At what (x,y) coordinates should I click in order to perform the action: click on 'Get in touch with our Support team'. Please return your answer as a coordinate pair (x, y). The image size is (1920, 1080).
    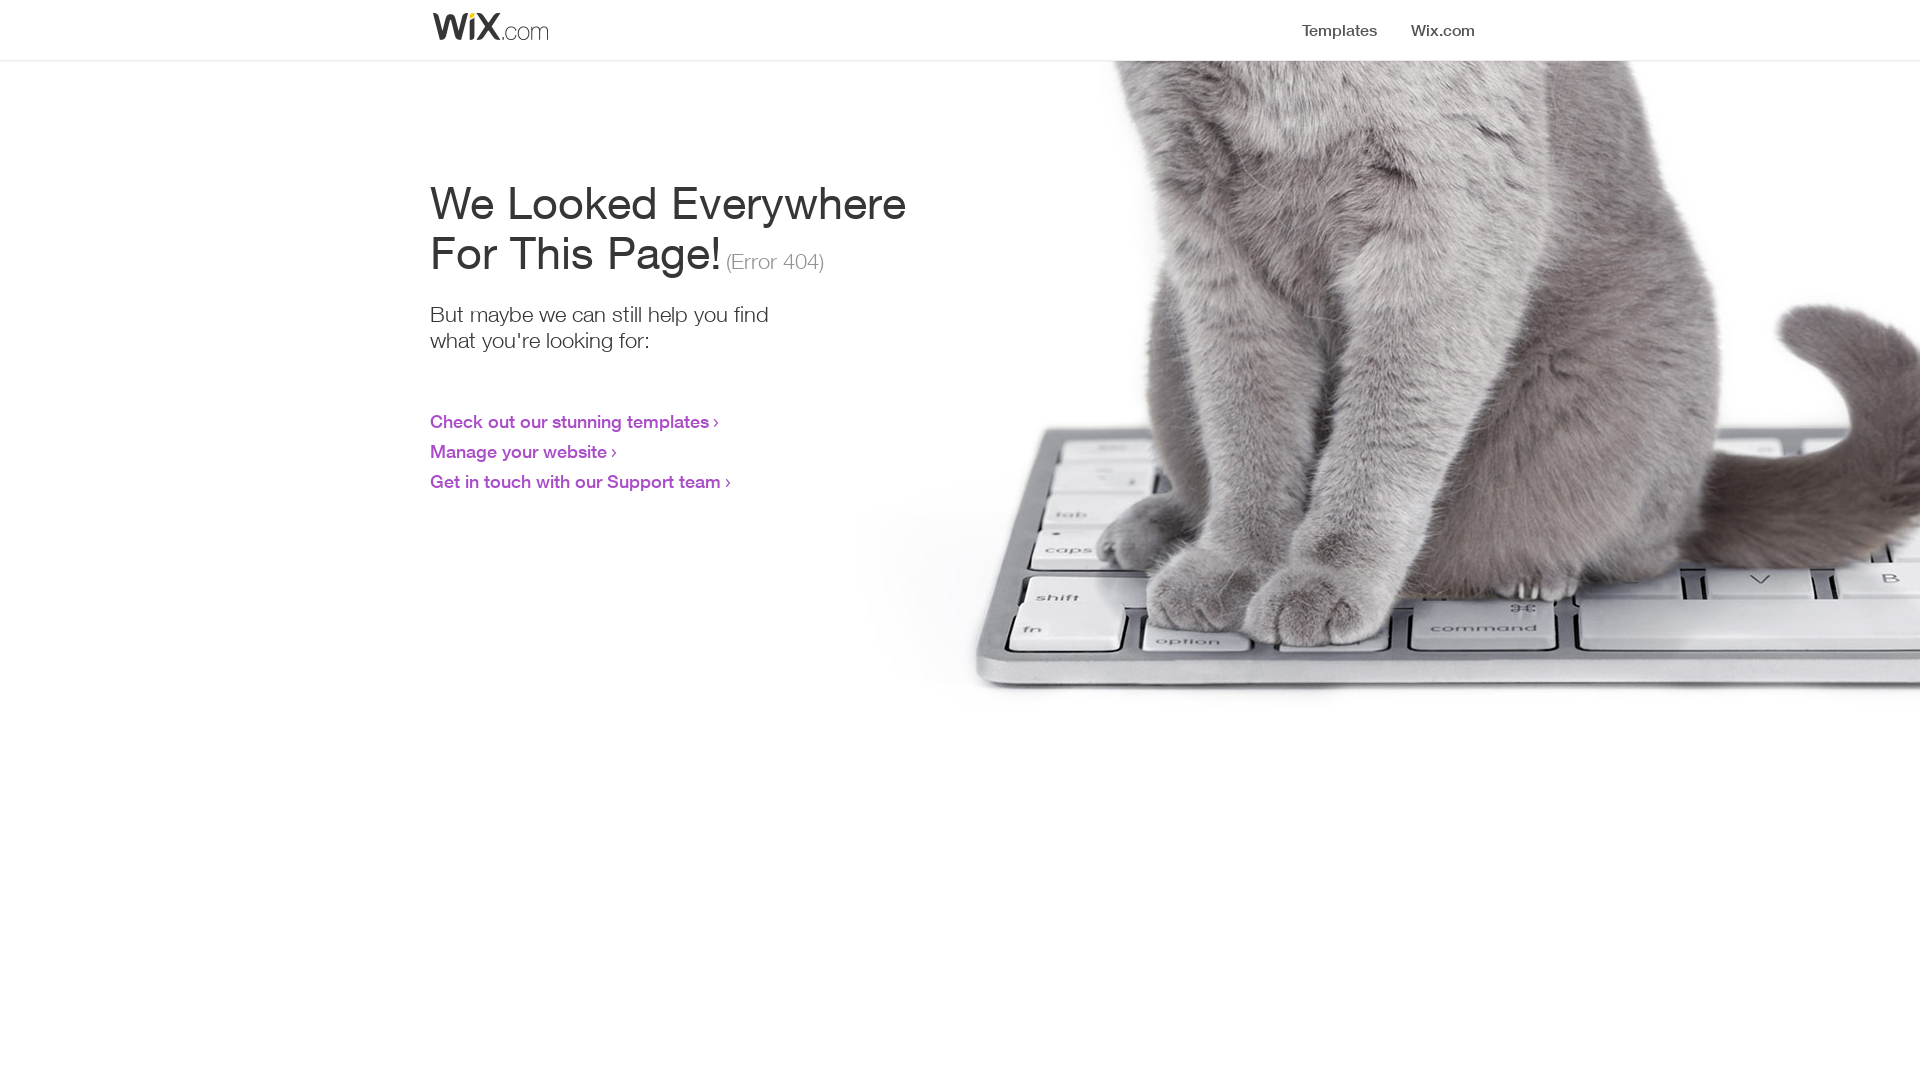
    Looking at the image, I should click on (574, 481).